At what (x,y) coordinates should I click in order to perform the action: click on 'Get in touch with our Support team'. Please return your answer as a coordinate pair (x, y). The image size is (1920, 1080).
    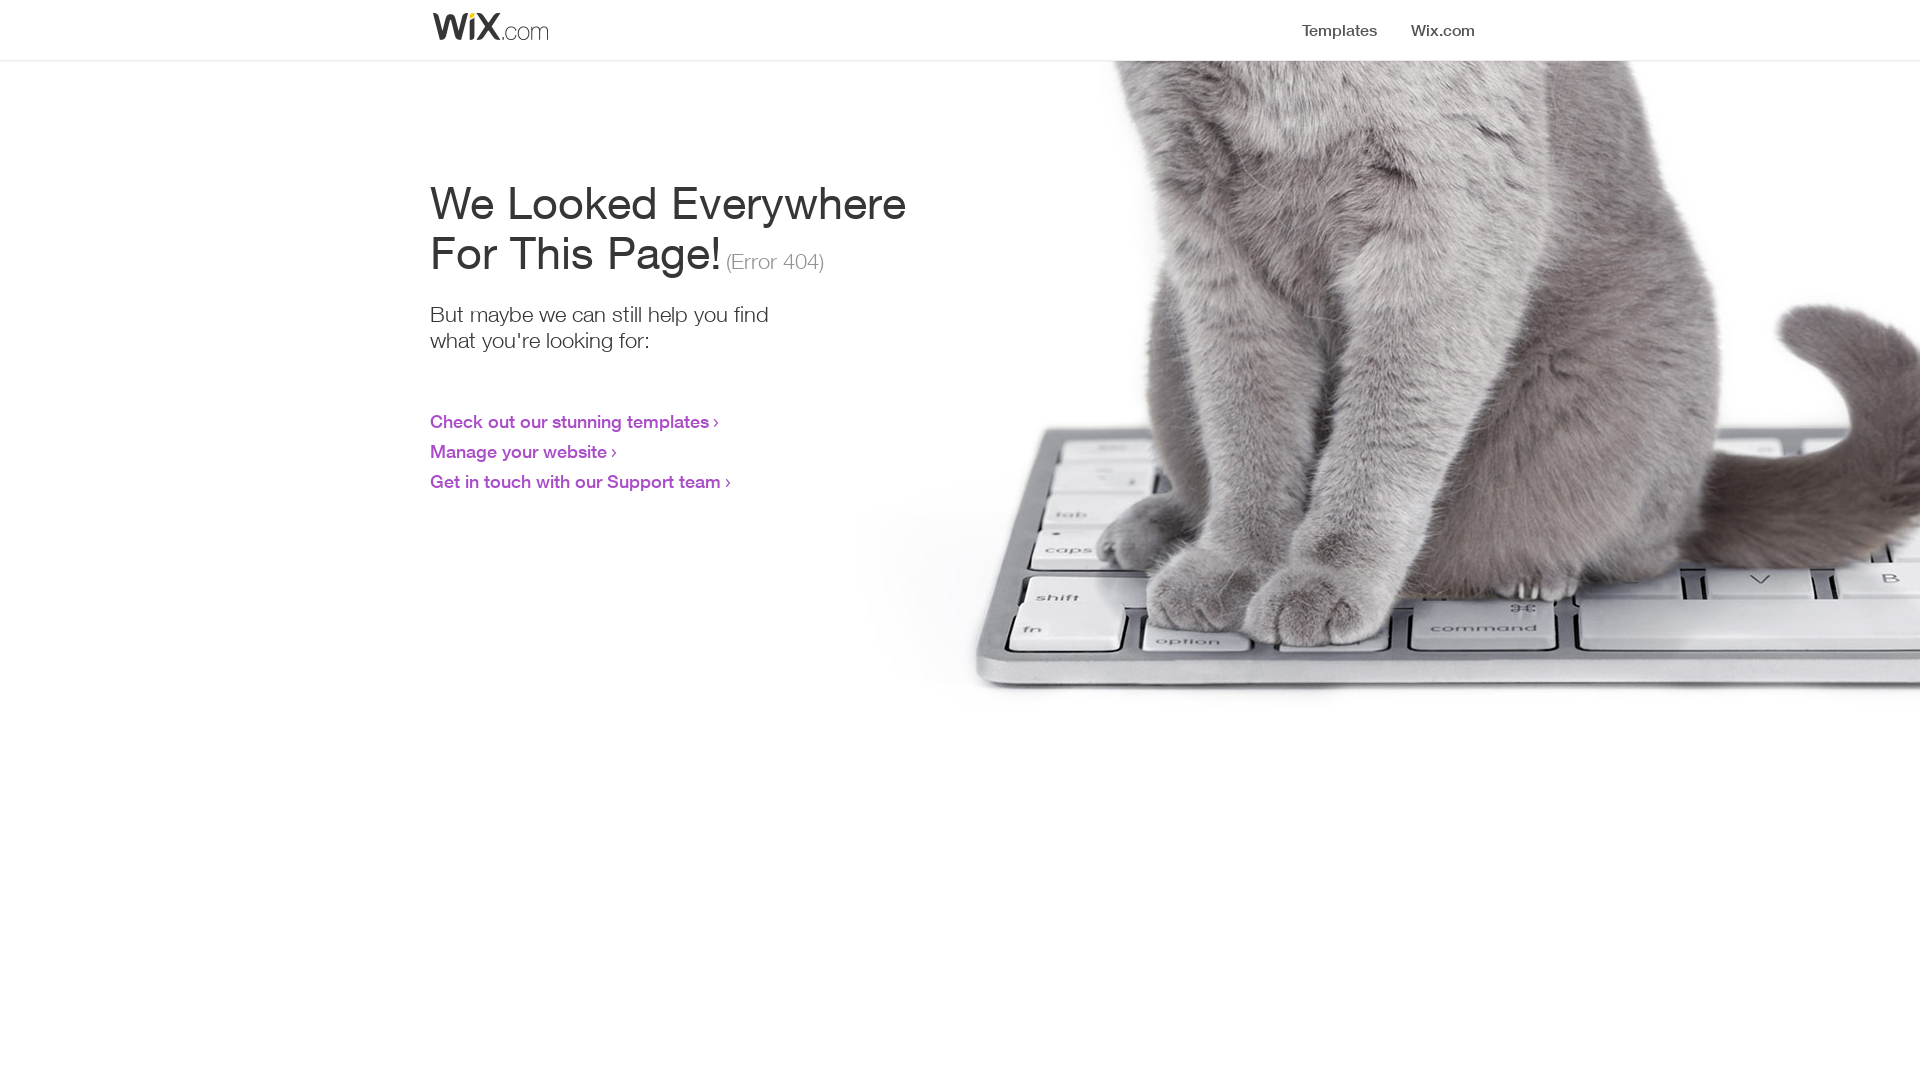
    Looking at the image, I should click on (574, 481).